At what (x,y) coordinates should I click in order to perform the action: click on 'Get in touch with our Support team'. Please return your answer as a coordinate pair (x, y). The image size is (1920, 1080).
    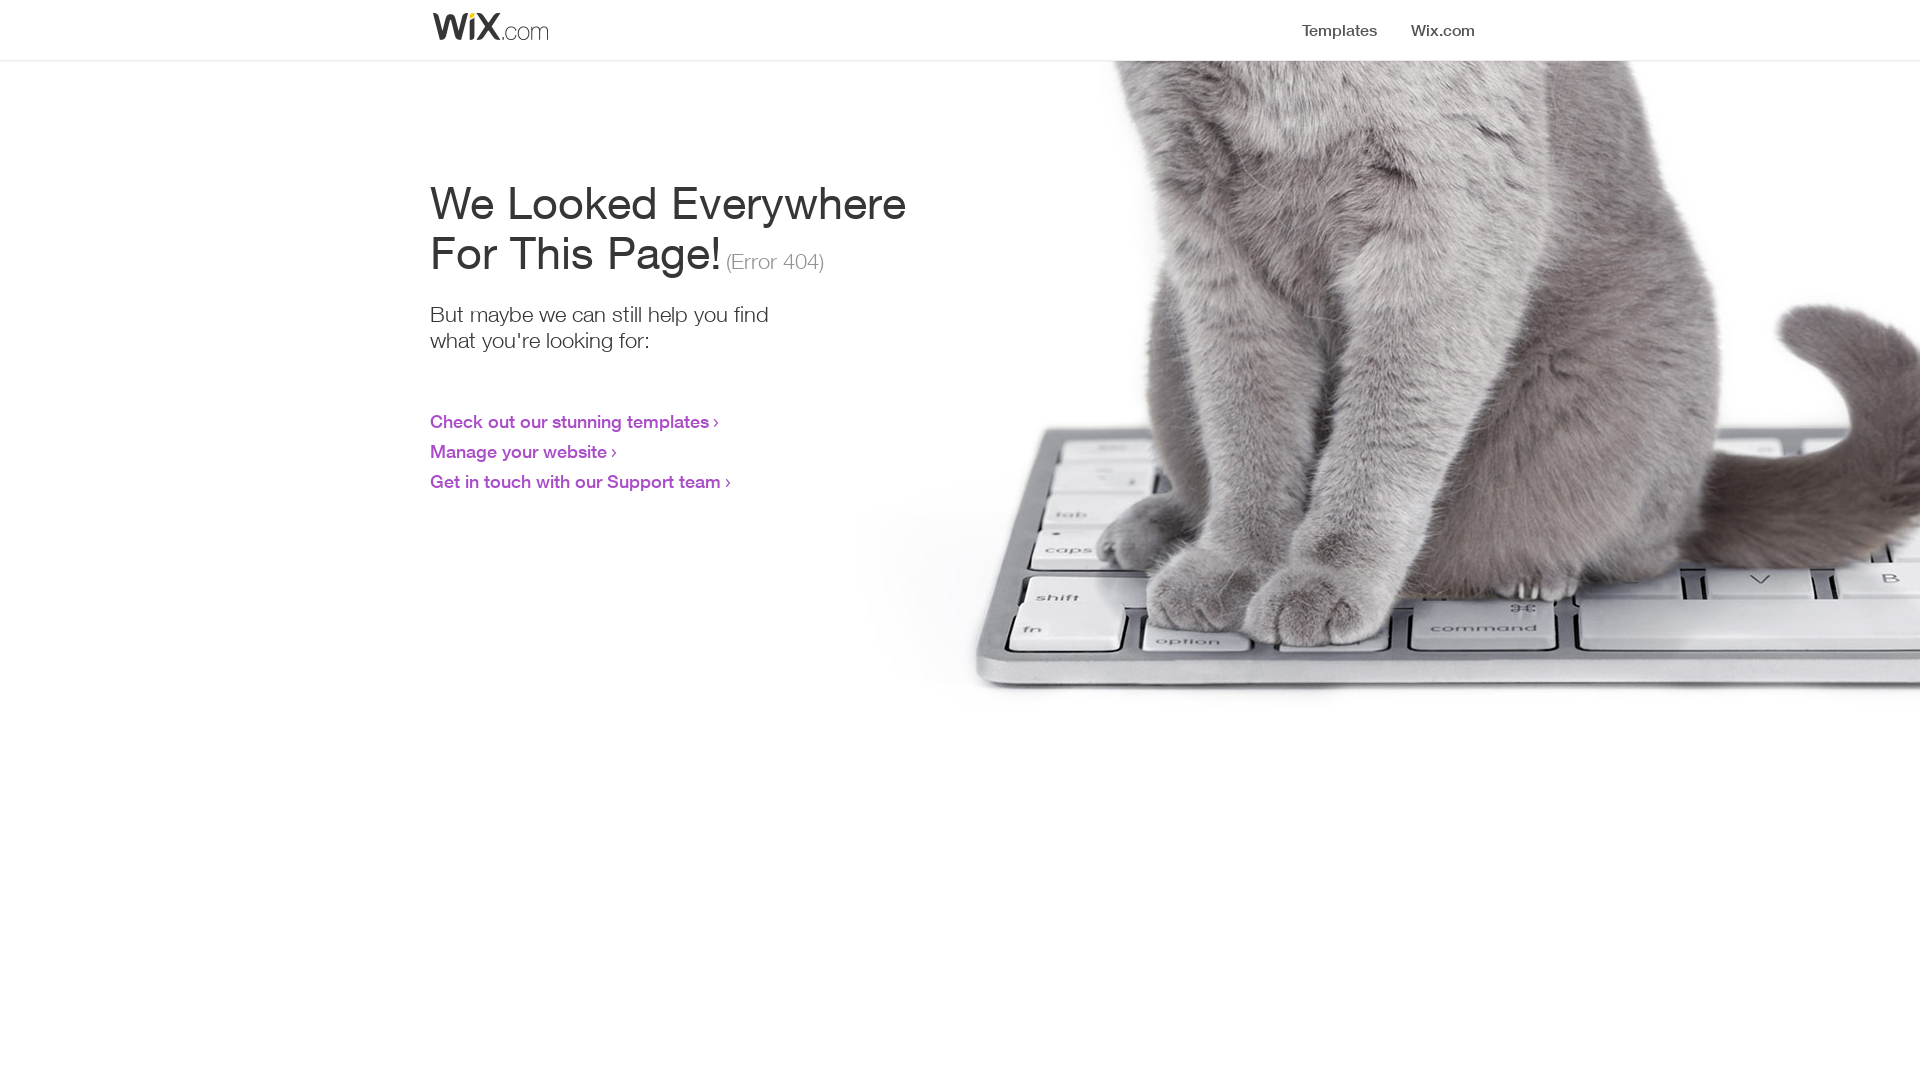
    Looking at the image, I should click on (574, 481).